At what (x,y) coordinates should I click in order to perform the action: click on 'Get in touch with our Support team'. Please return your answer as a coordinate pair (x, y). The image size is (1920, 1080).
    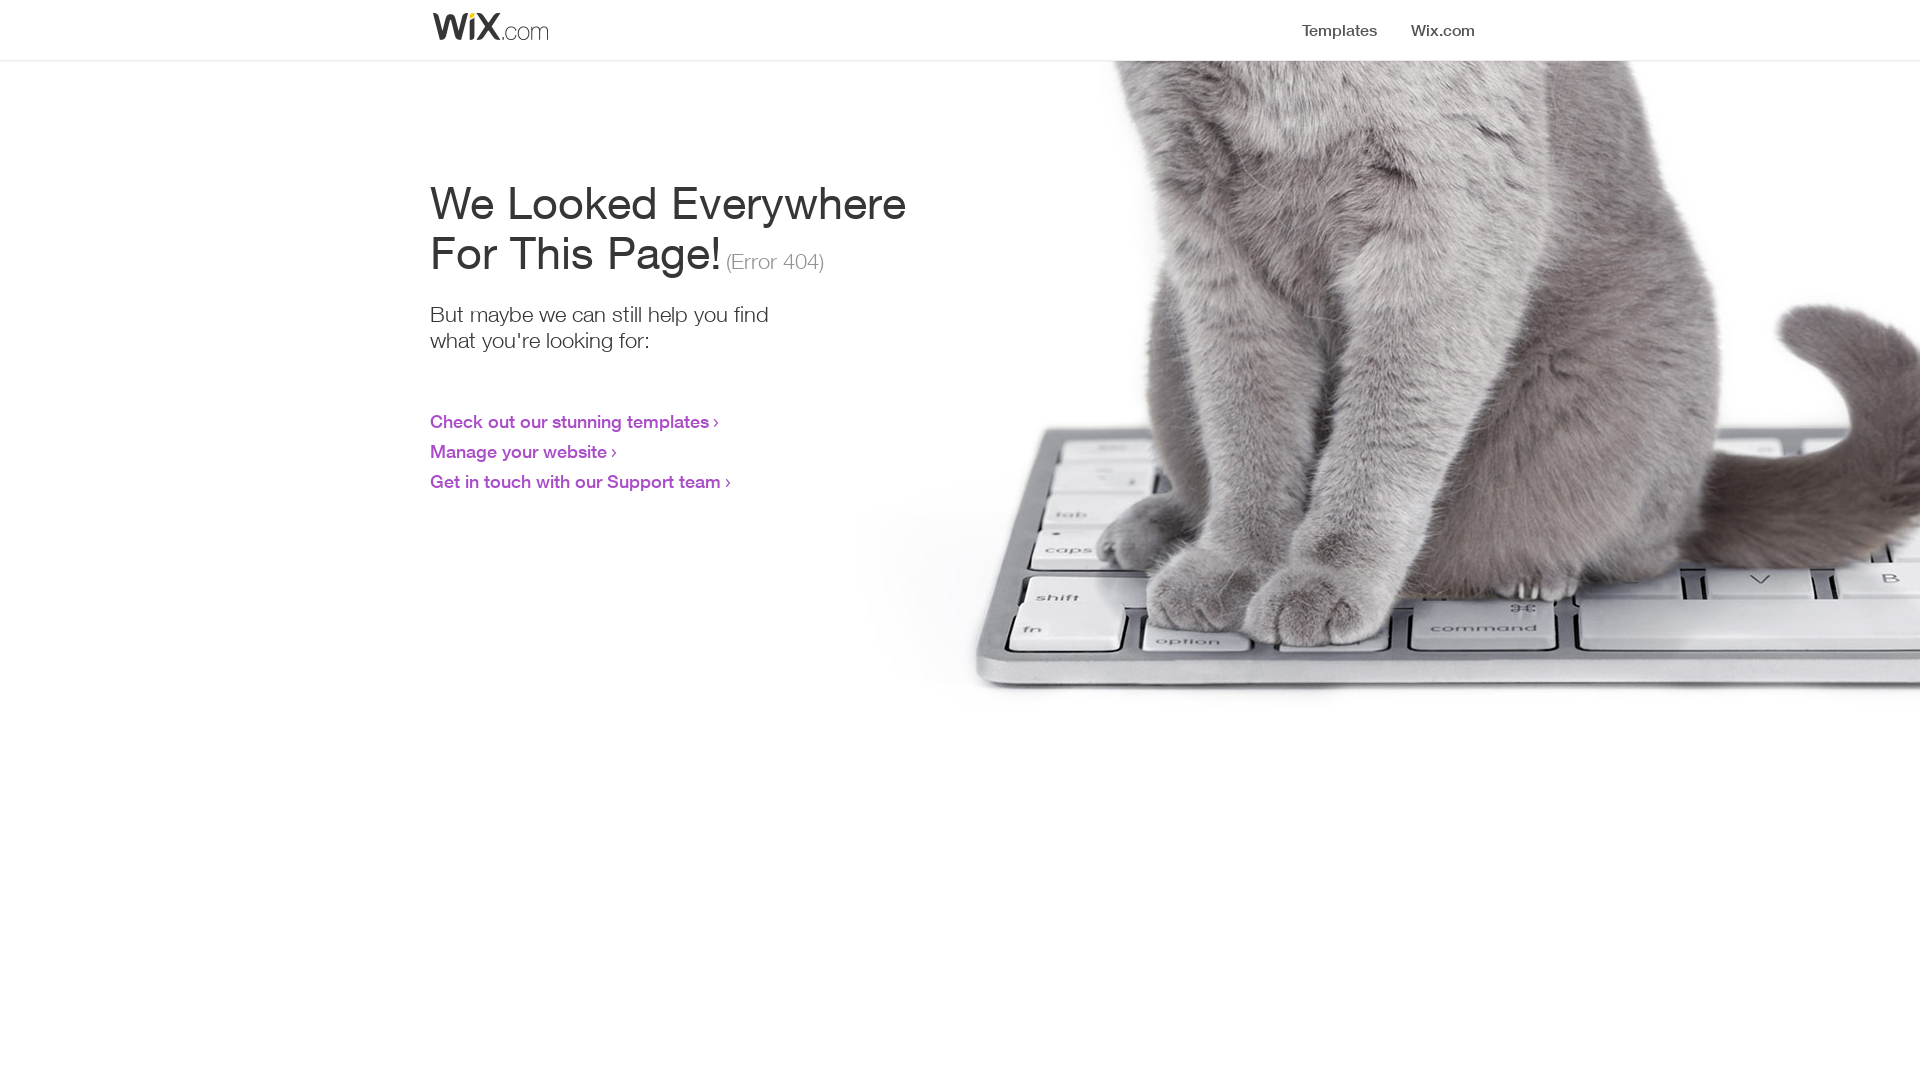
    Looking at the image, I should click on (574, 481).